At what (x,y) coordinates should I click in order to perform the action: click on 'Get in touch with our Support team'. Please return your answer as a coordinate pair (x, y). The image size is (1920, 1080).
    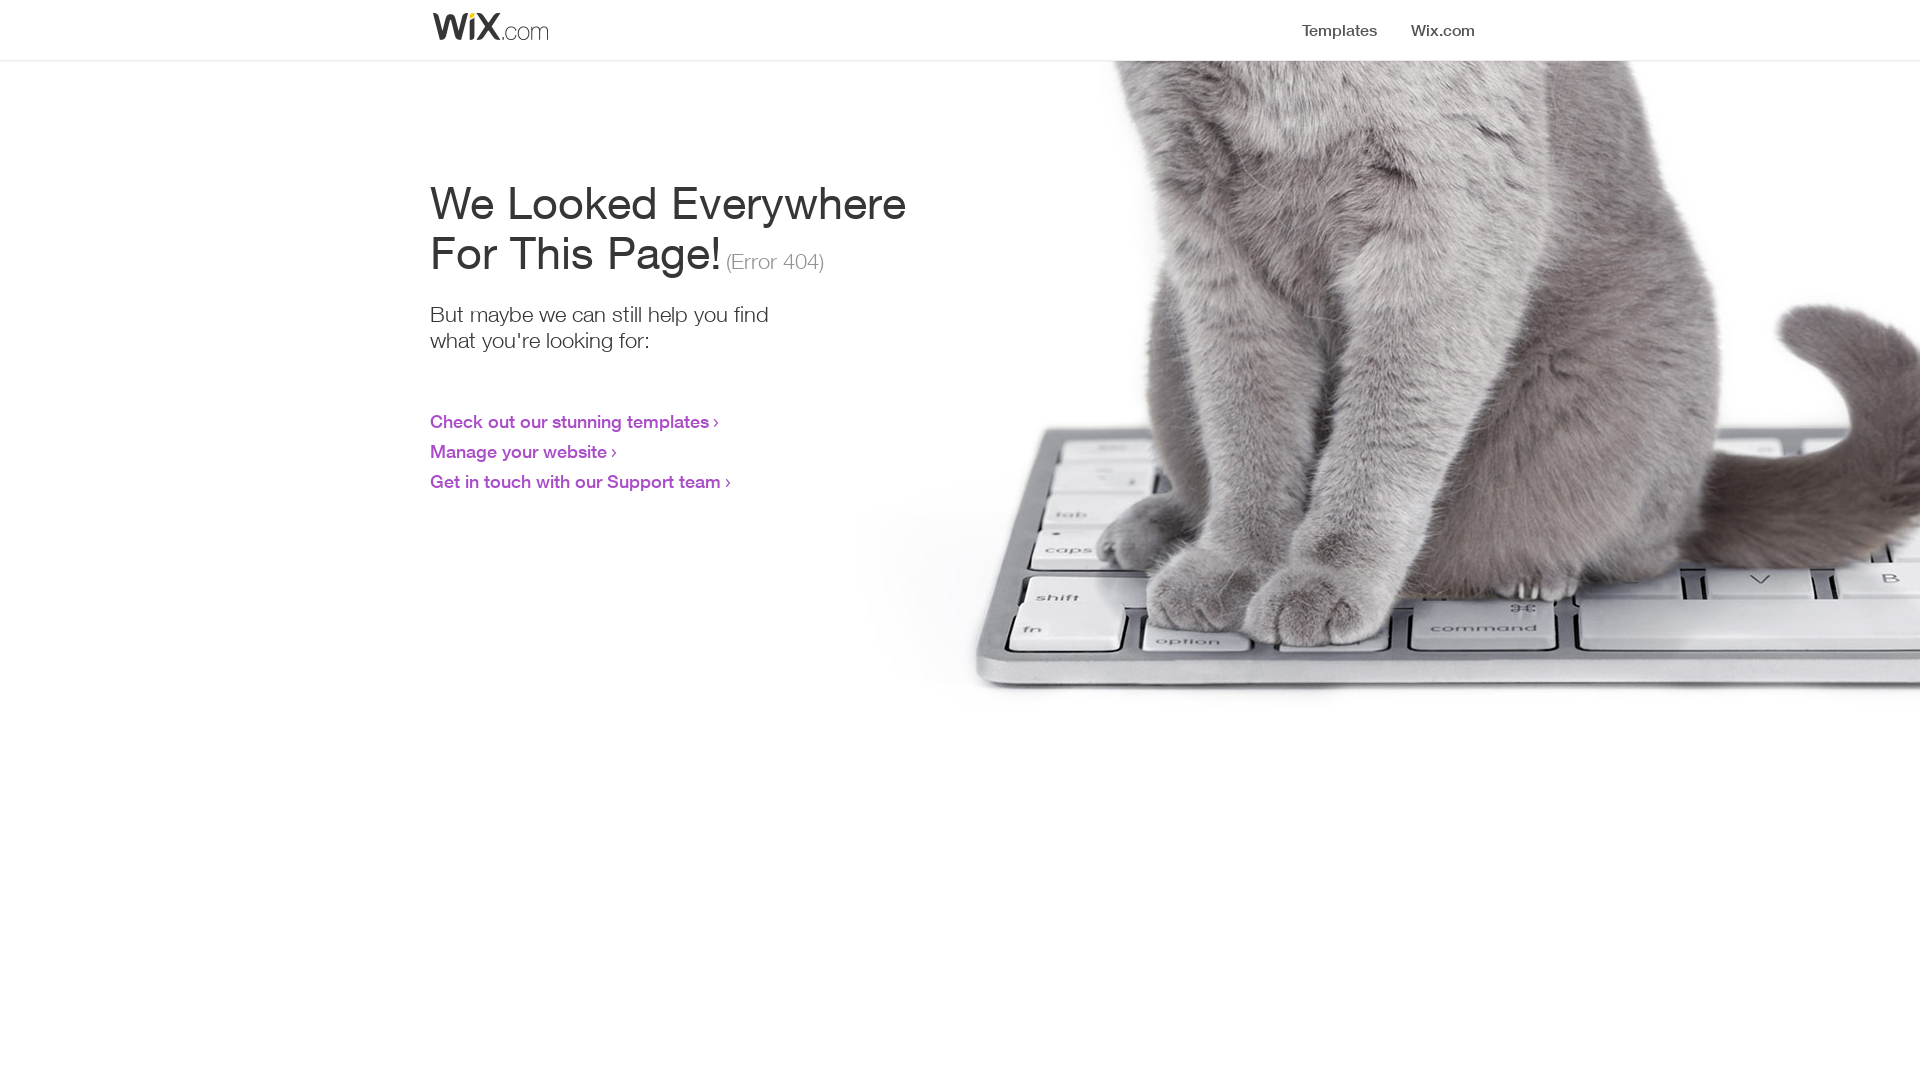
    Looking at the image, I should click on (574, 481).